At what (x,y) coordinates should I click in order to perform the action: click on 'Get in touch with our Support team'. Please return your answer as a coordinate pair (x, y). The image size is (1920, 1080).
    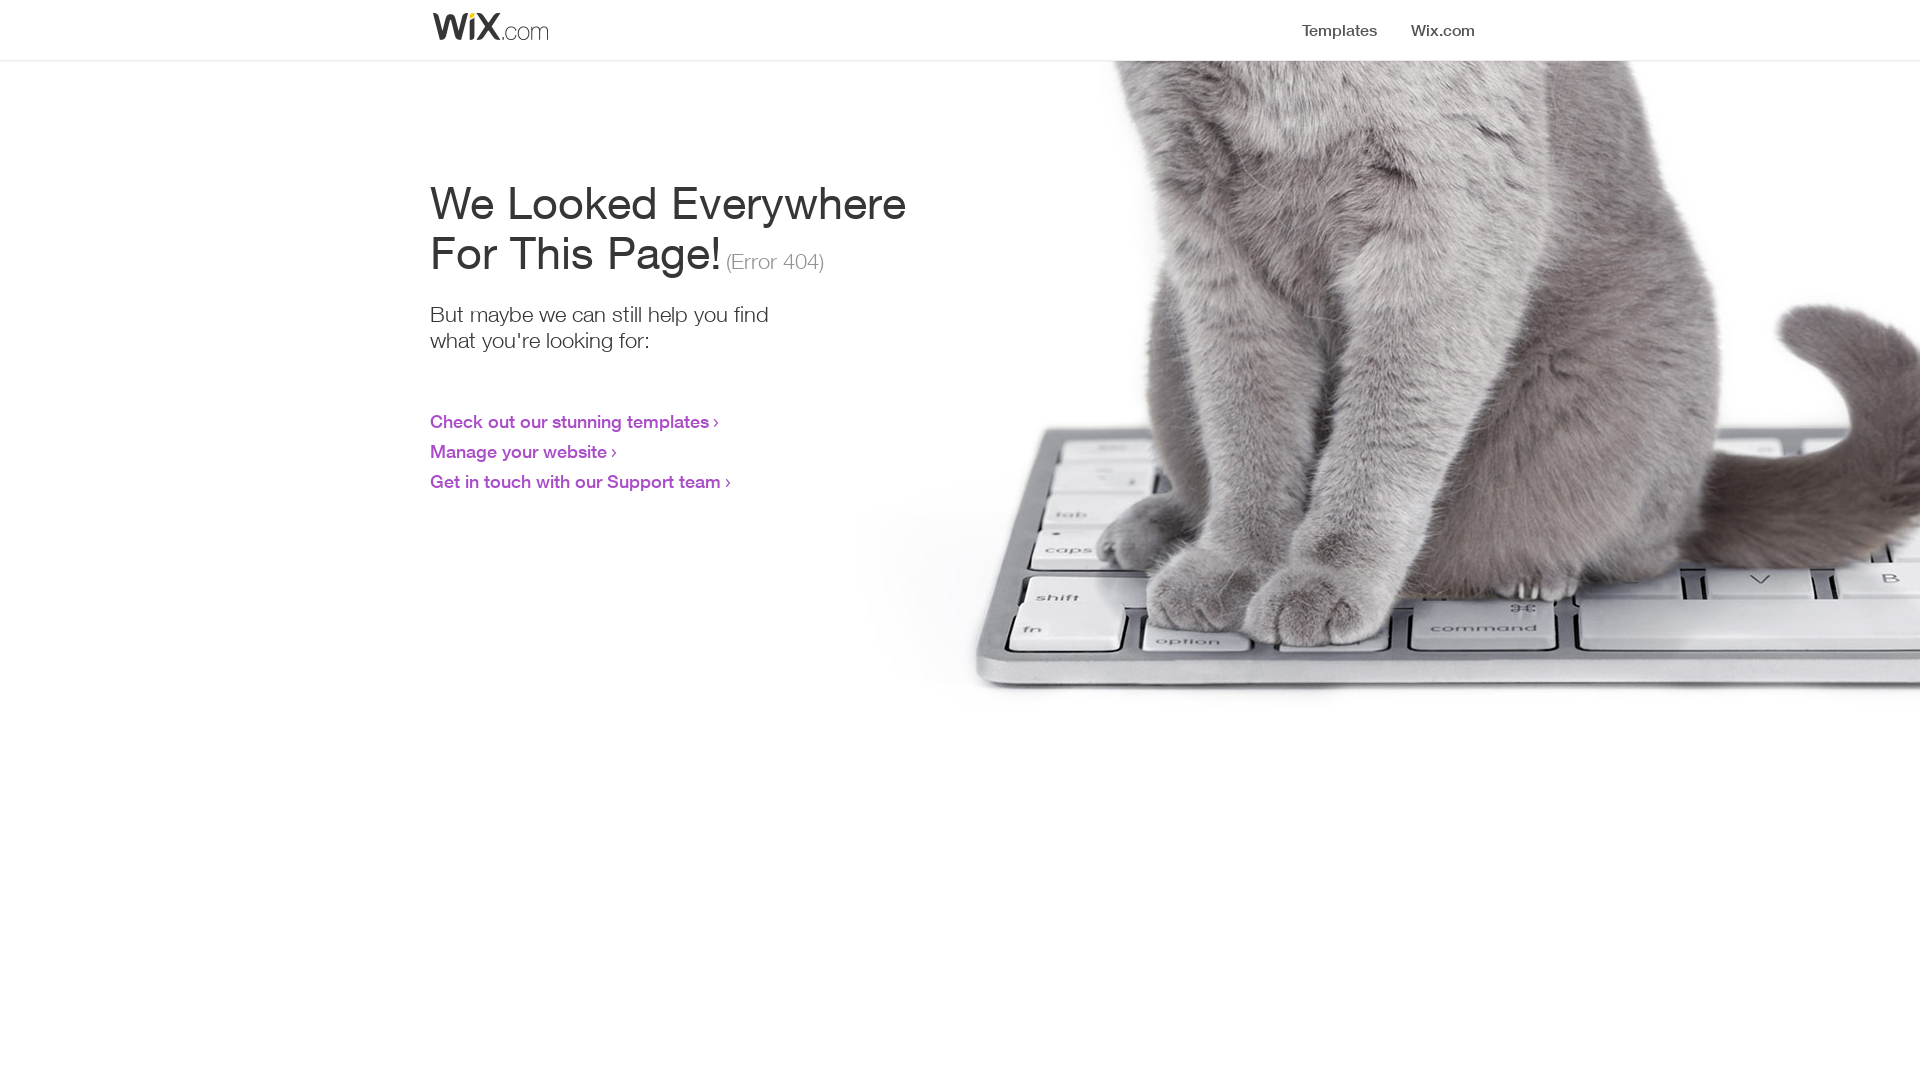
    Looking at the image, I should click on (574, 481).